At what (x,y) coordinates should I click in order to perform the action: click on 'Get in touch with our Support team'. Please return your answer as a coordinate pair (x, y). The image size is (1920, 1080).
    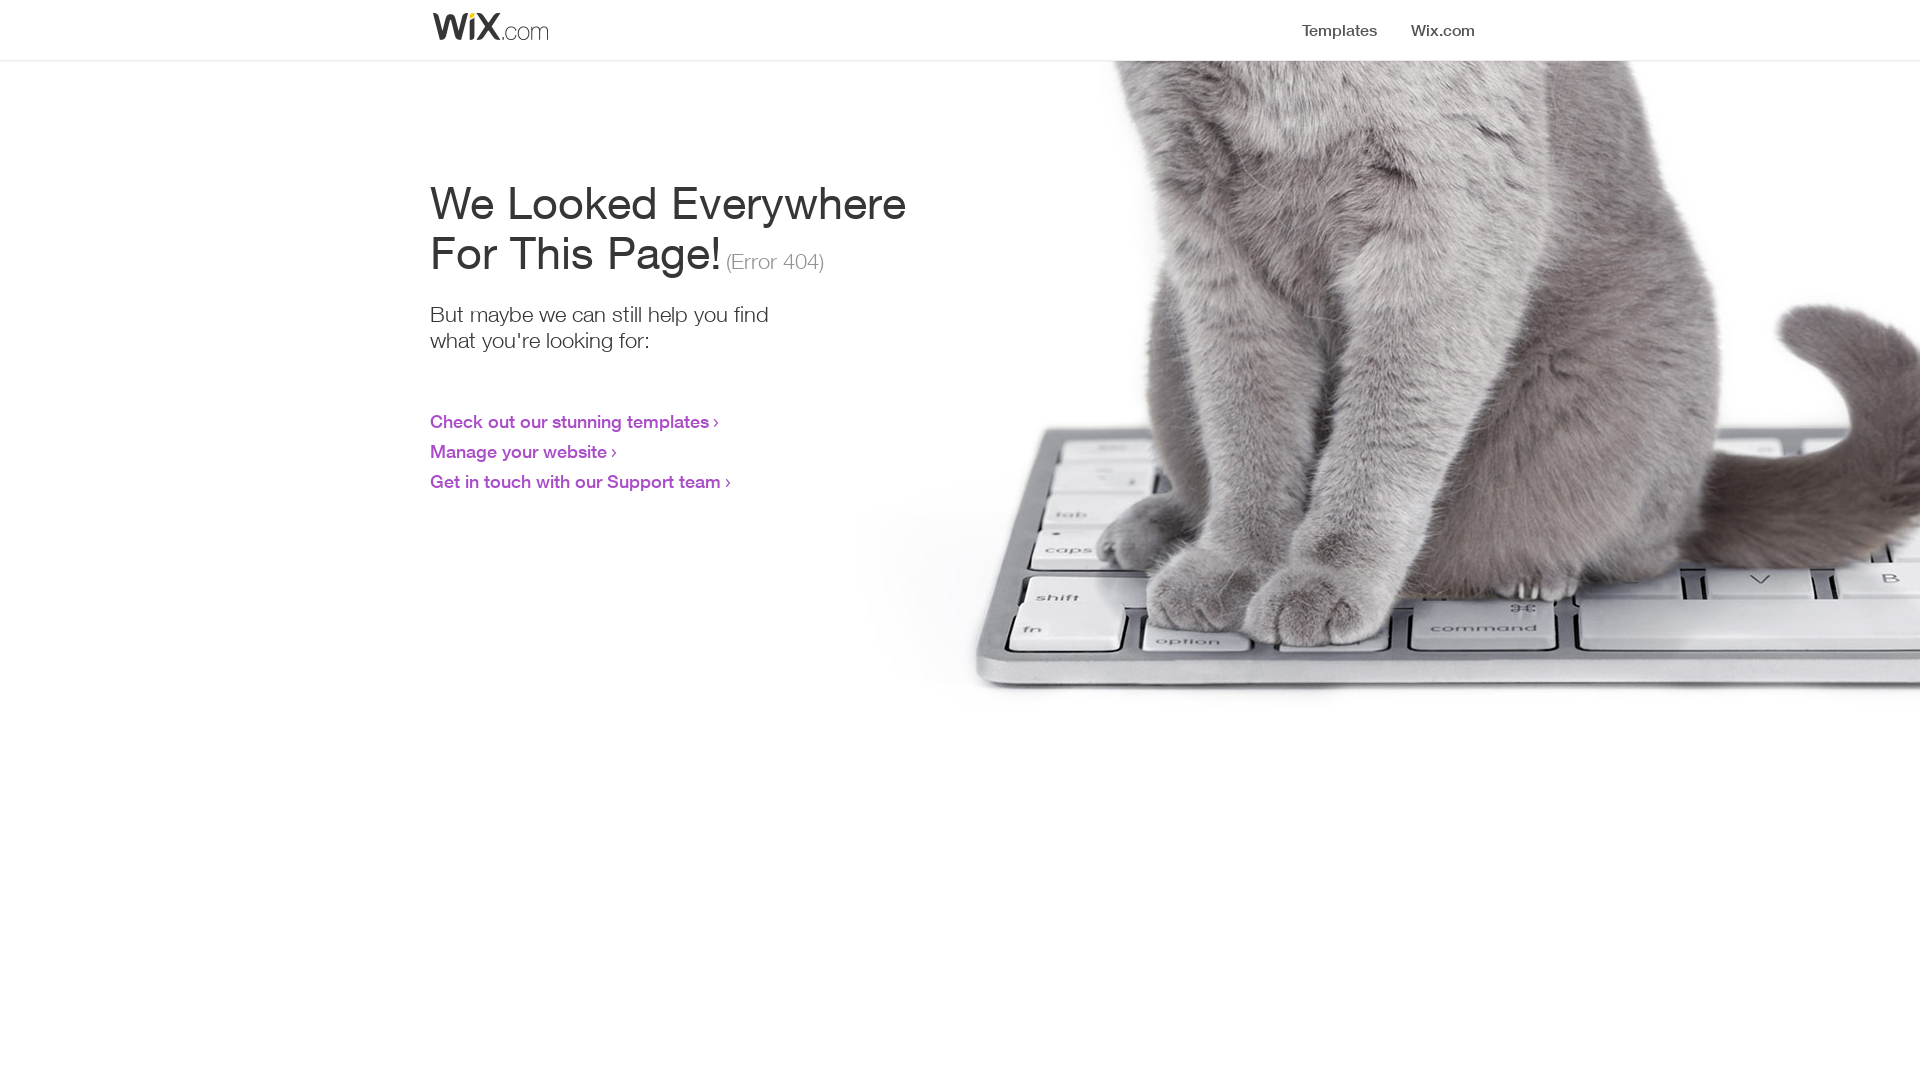
    Looking at the image, I should click on (574, 481).